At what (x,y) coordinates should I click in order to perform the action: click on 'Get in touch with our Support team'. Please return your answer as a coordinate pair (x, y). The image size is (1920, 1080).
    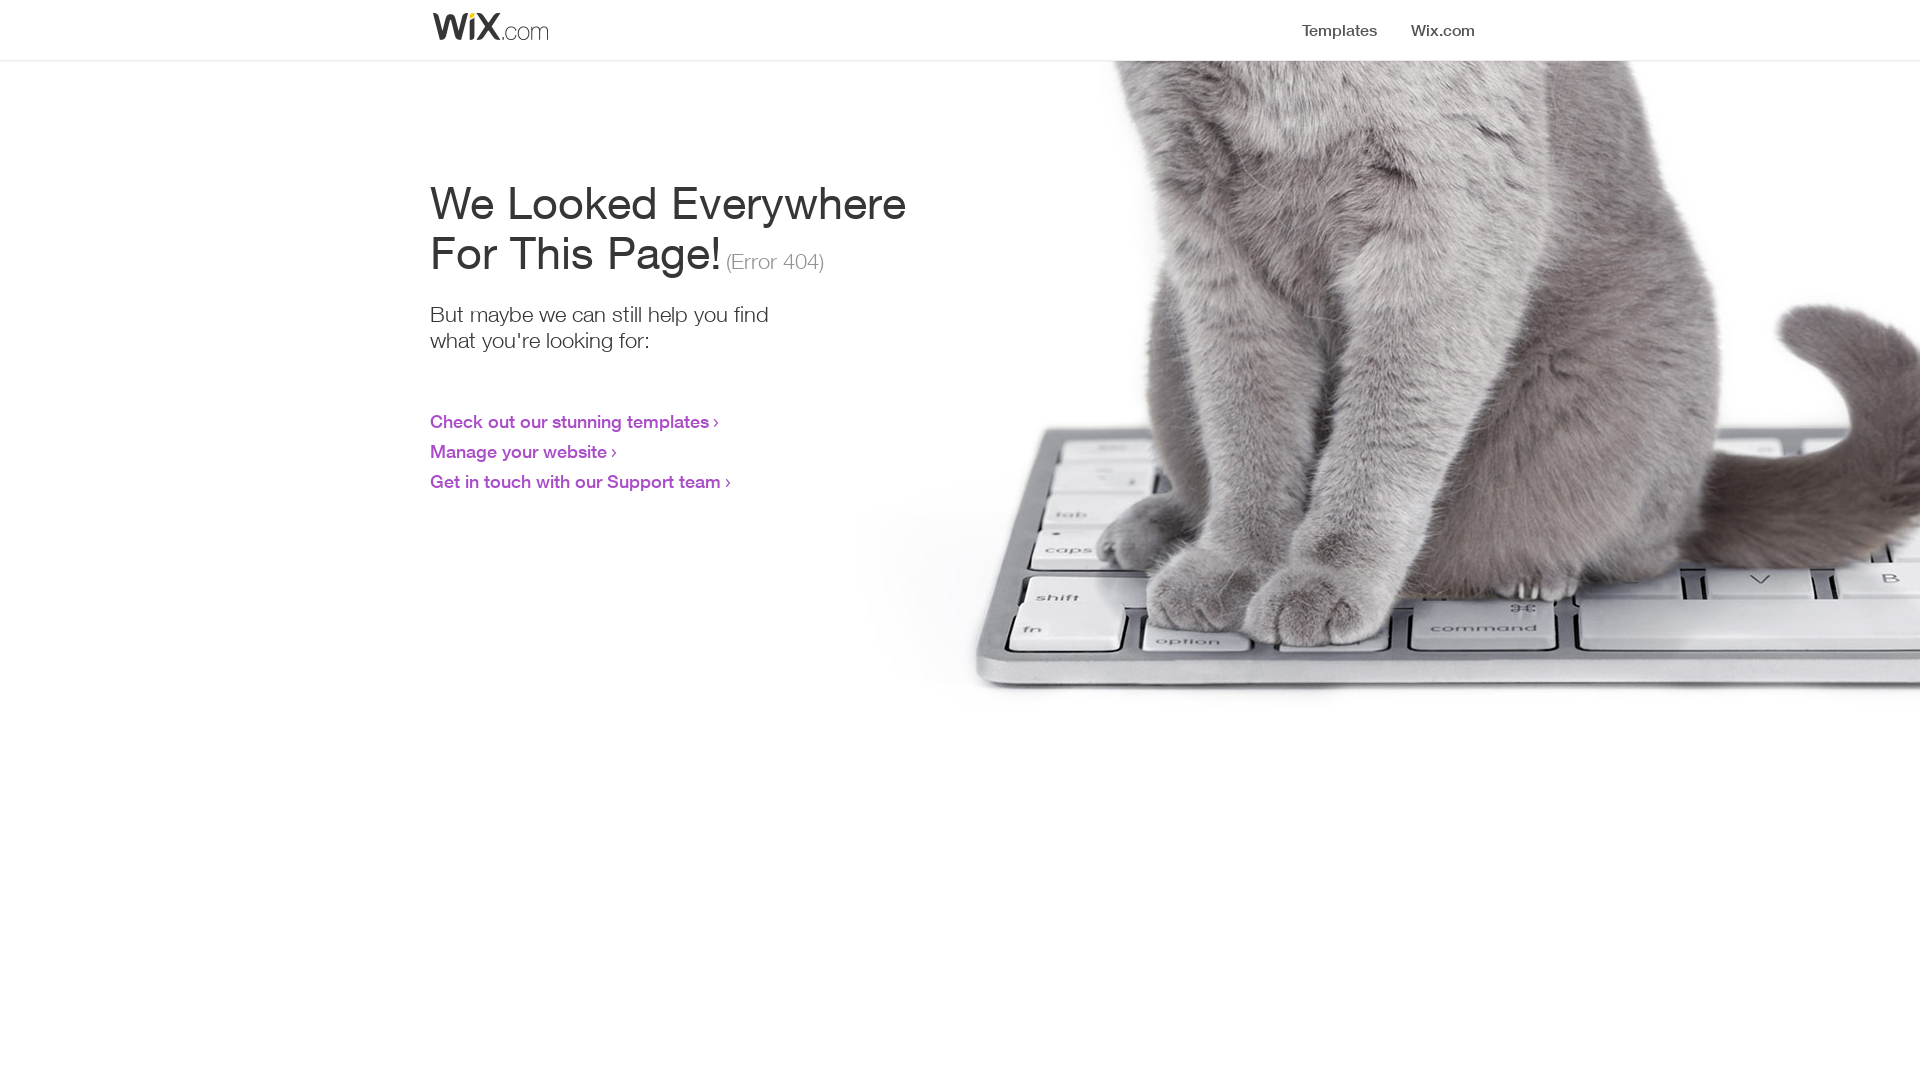
    Looking at the image, I should click on (574, 481).